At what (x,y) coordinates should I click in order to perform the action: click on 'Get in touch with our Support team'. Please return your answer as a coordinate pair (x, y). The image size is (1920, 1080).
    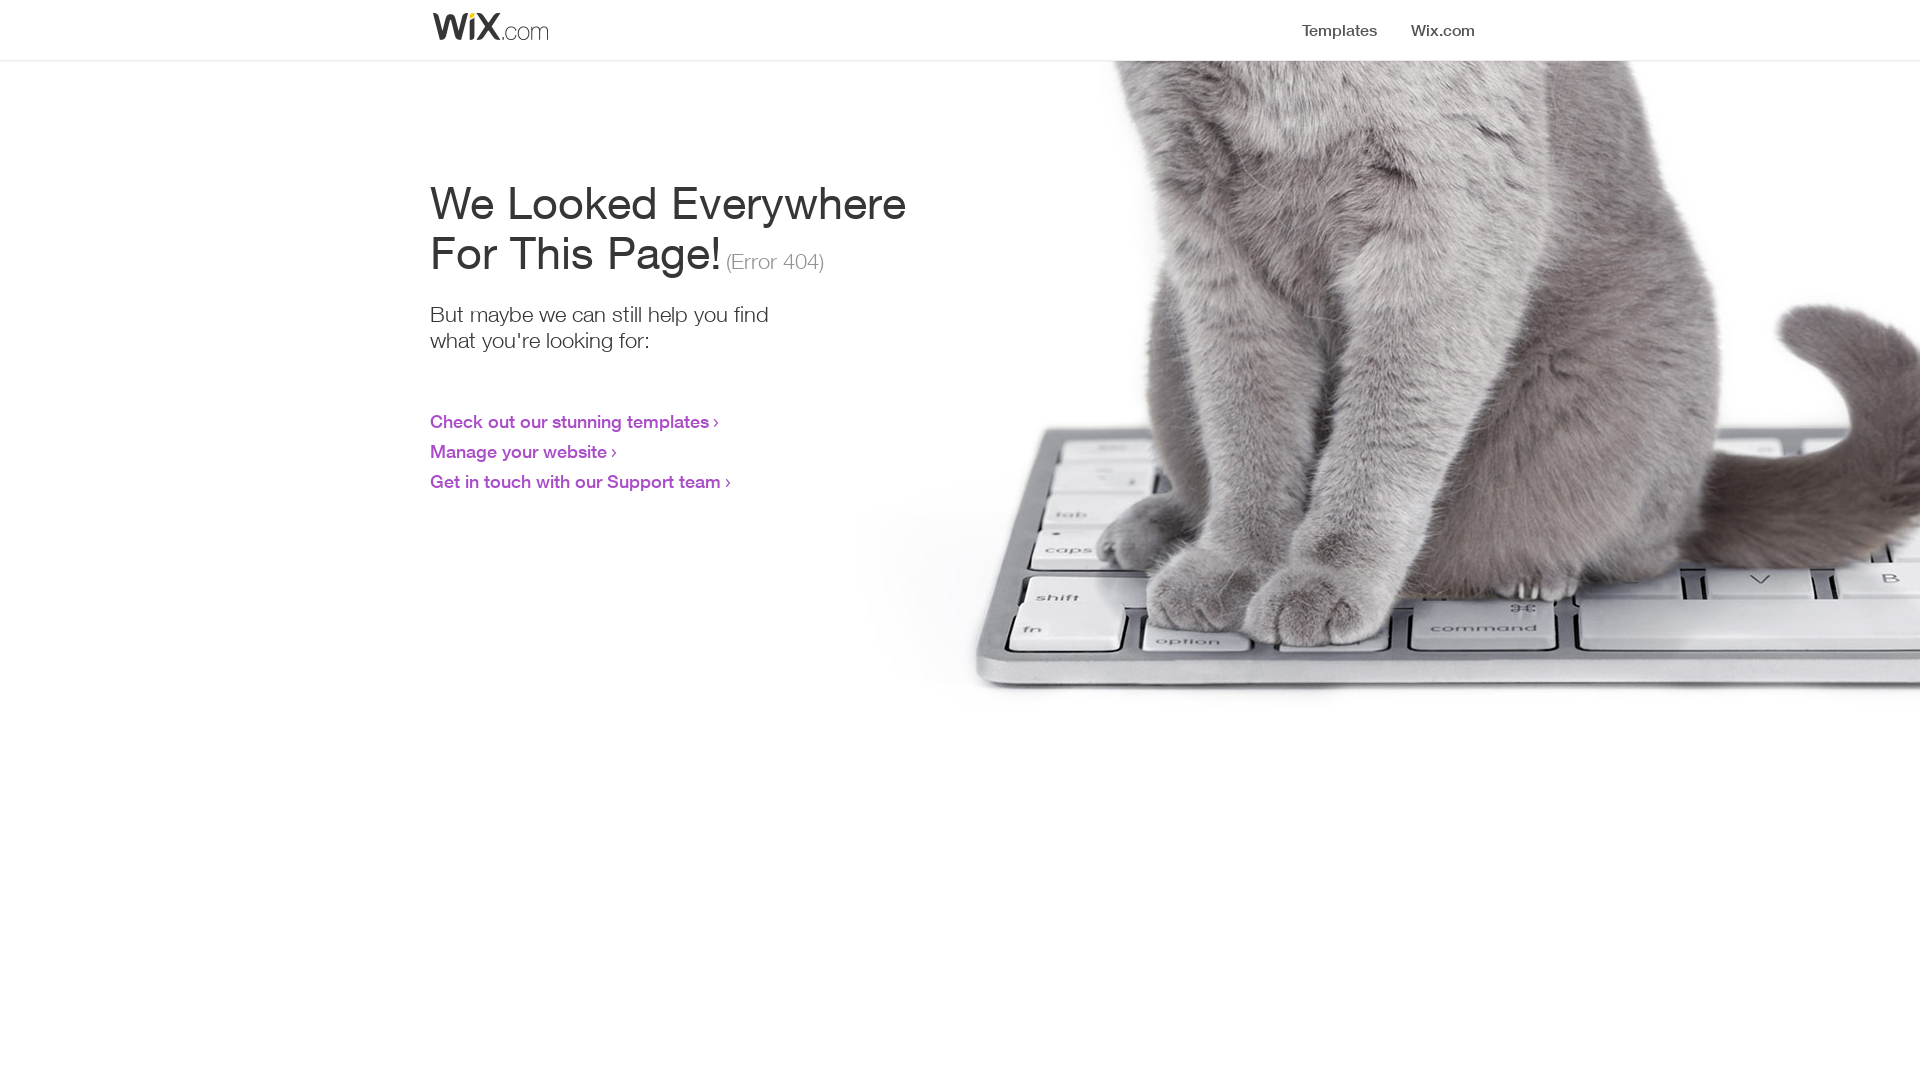
    Looking at the image, I should click on (574, 481).